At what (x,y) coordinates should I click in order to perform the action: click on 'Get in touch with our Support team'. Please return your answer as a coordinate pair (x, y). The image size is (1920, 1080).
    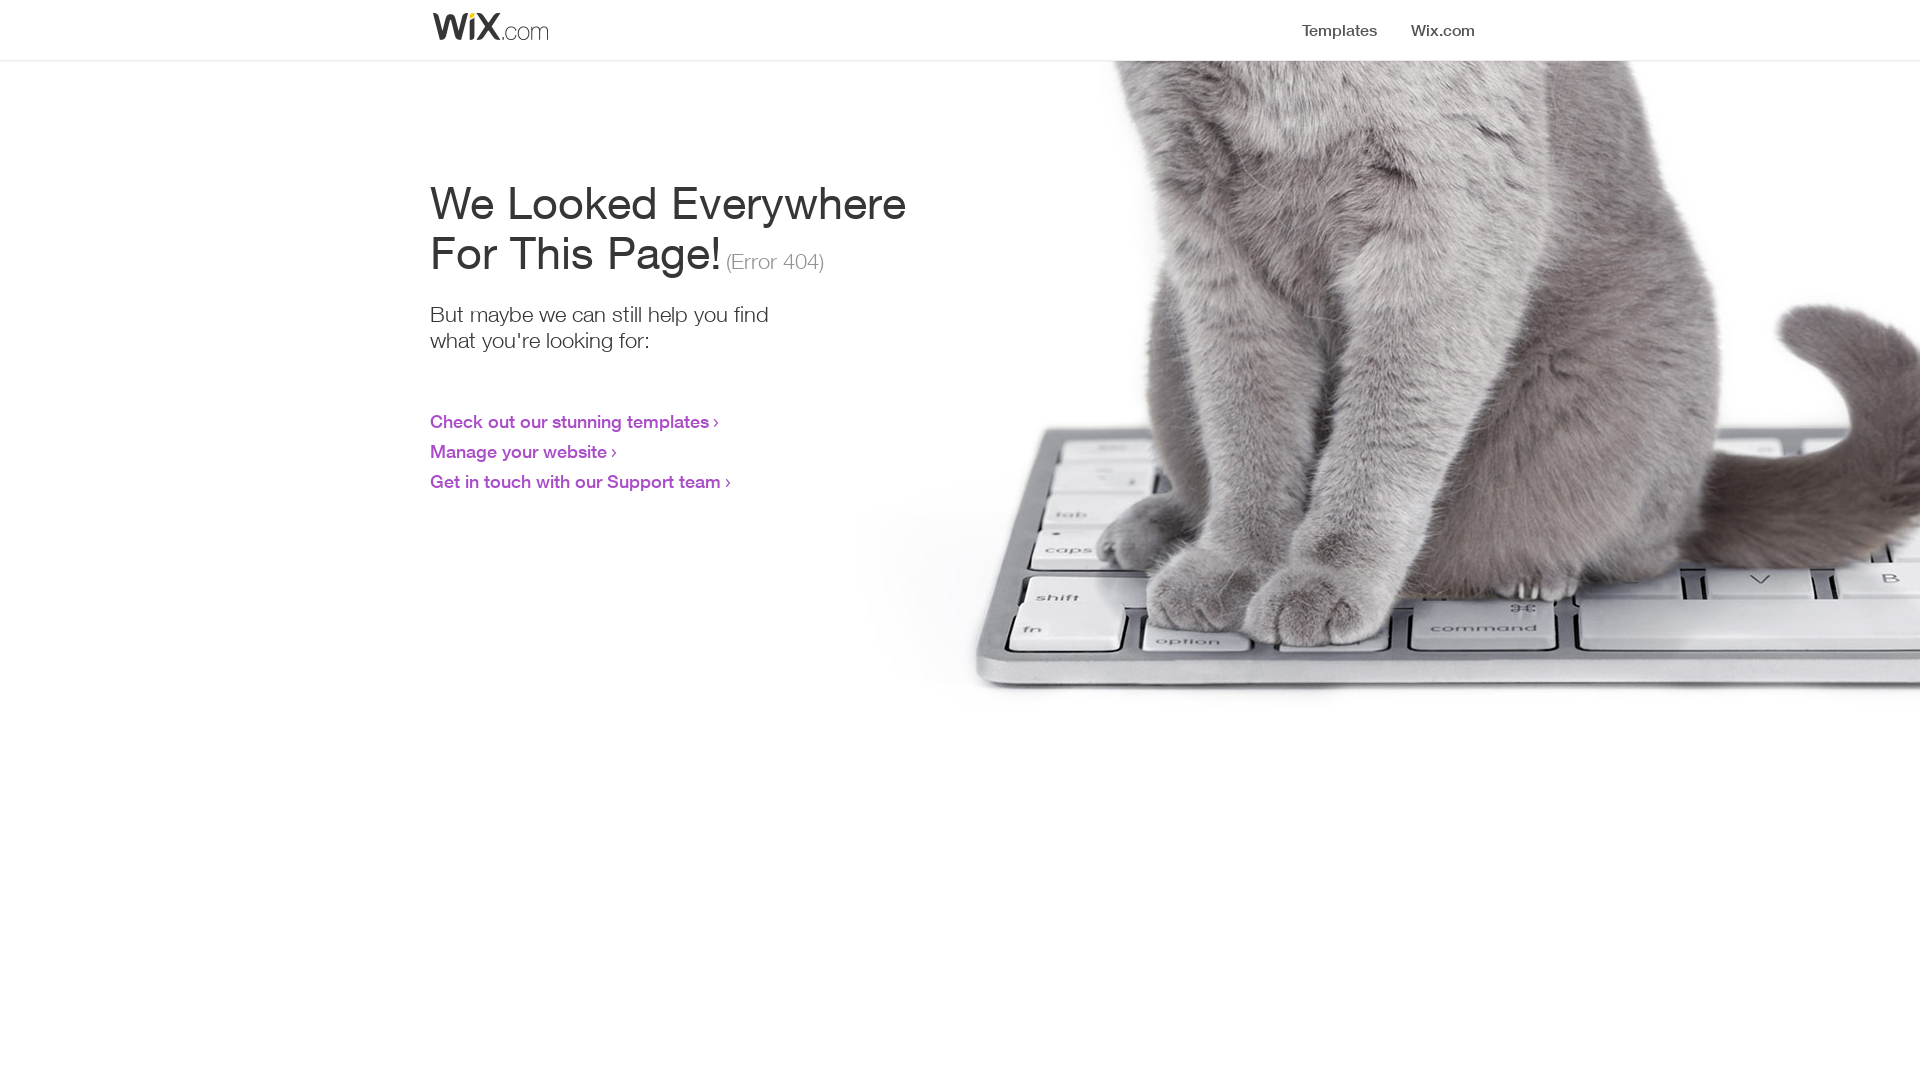
    Looking at the image, I should click on (574, 481).